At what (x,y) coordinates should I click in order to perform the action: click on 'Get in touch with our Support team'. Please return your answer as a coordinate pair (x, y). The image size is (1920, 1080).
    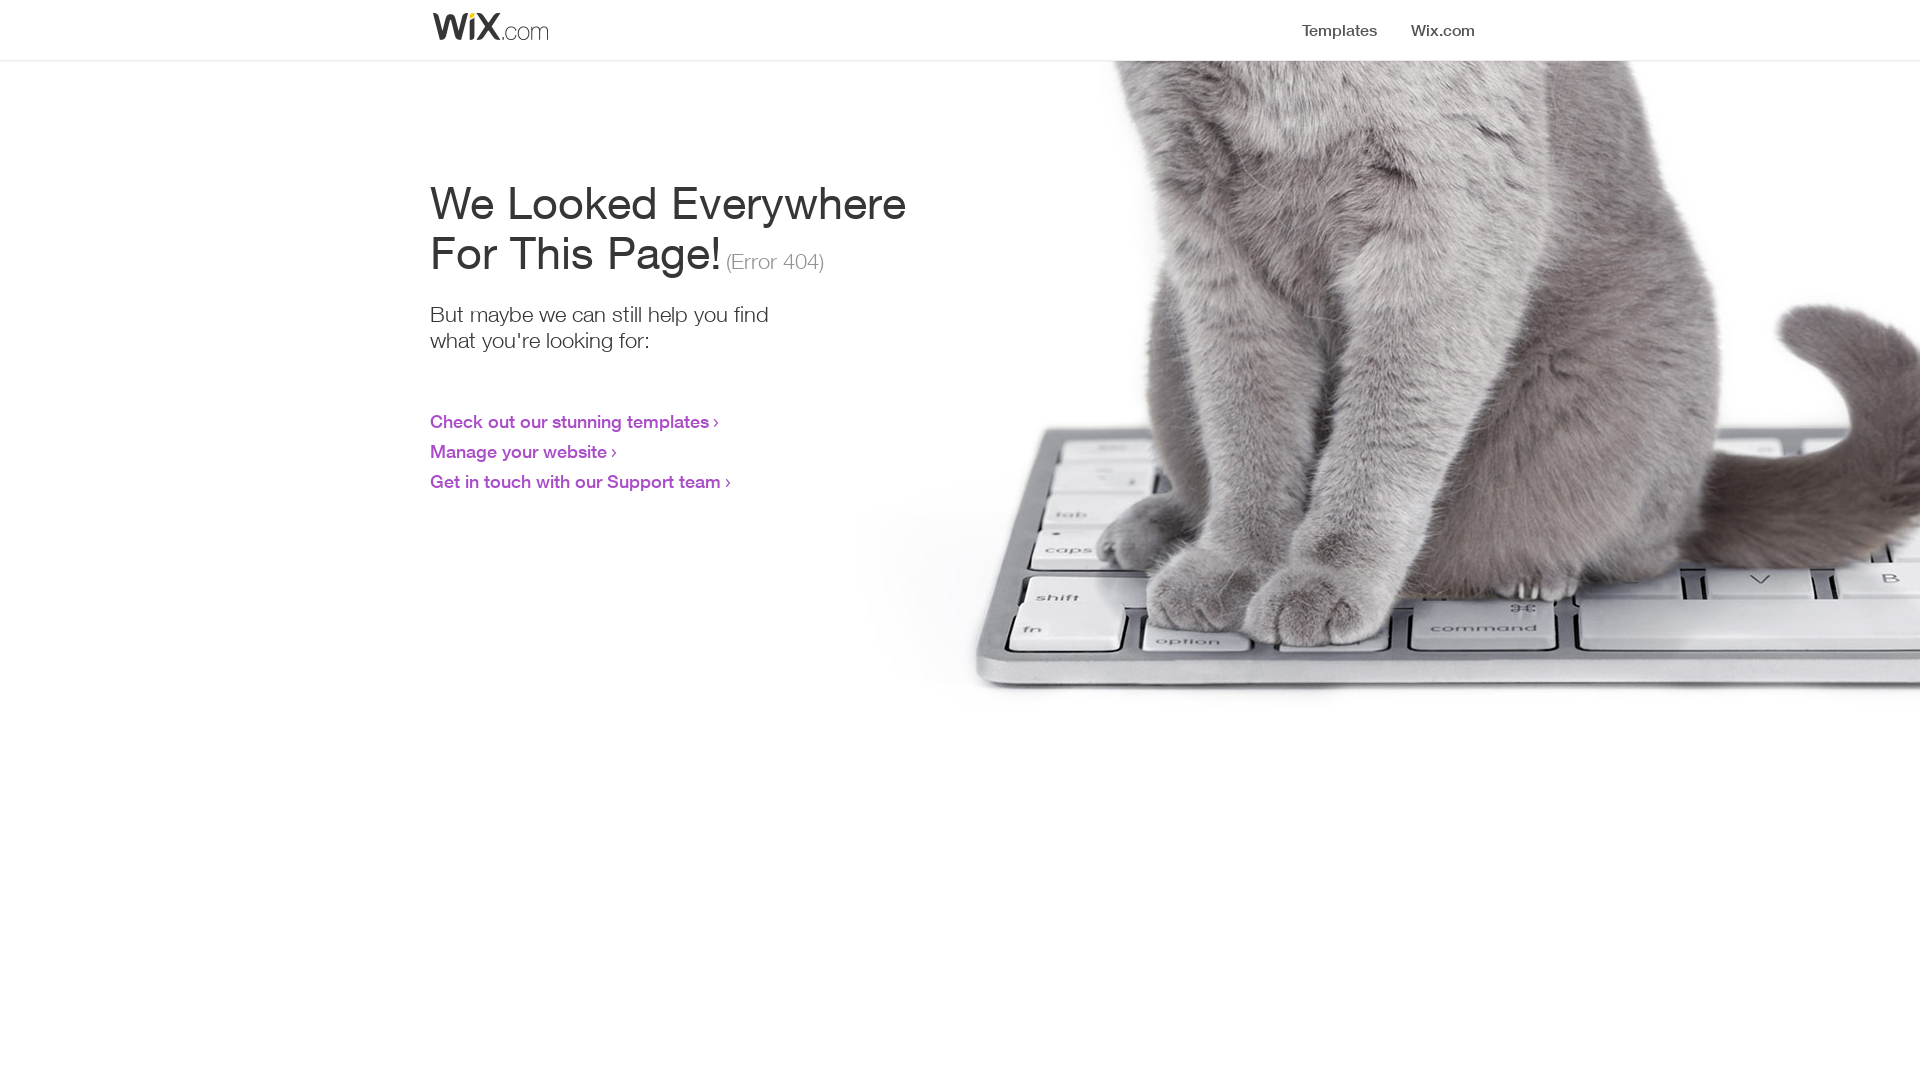
    Looking at the image, I should click on (574, 481).